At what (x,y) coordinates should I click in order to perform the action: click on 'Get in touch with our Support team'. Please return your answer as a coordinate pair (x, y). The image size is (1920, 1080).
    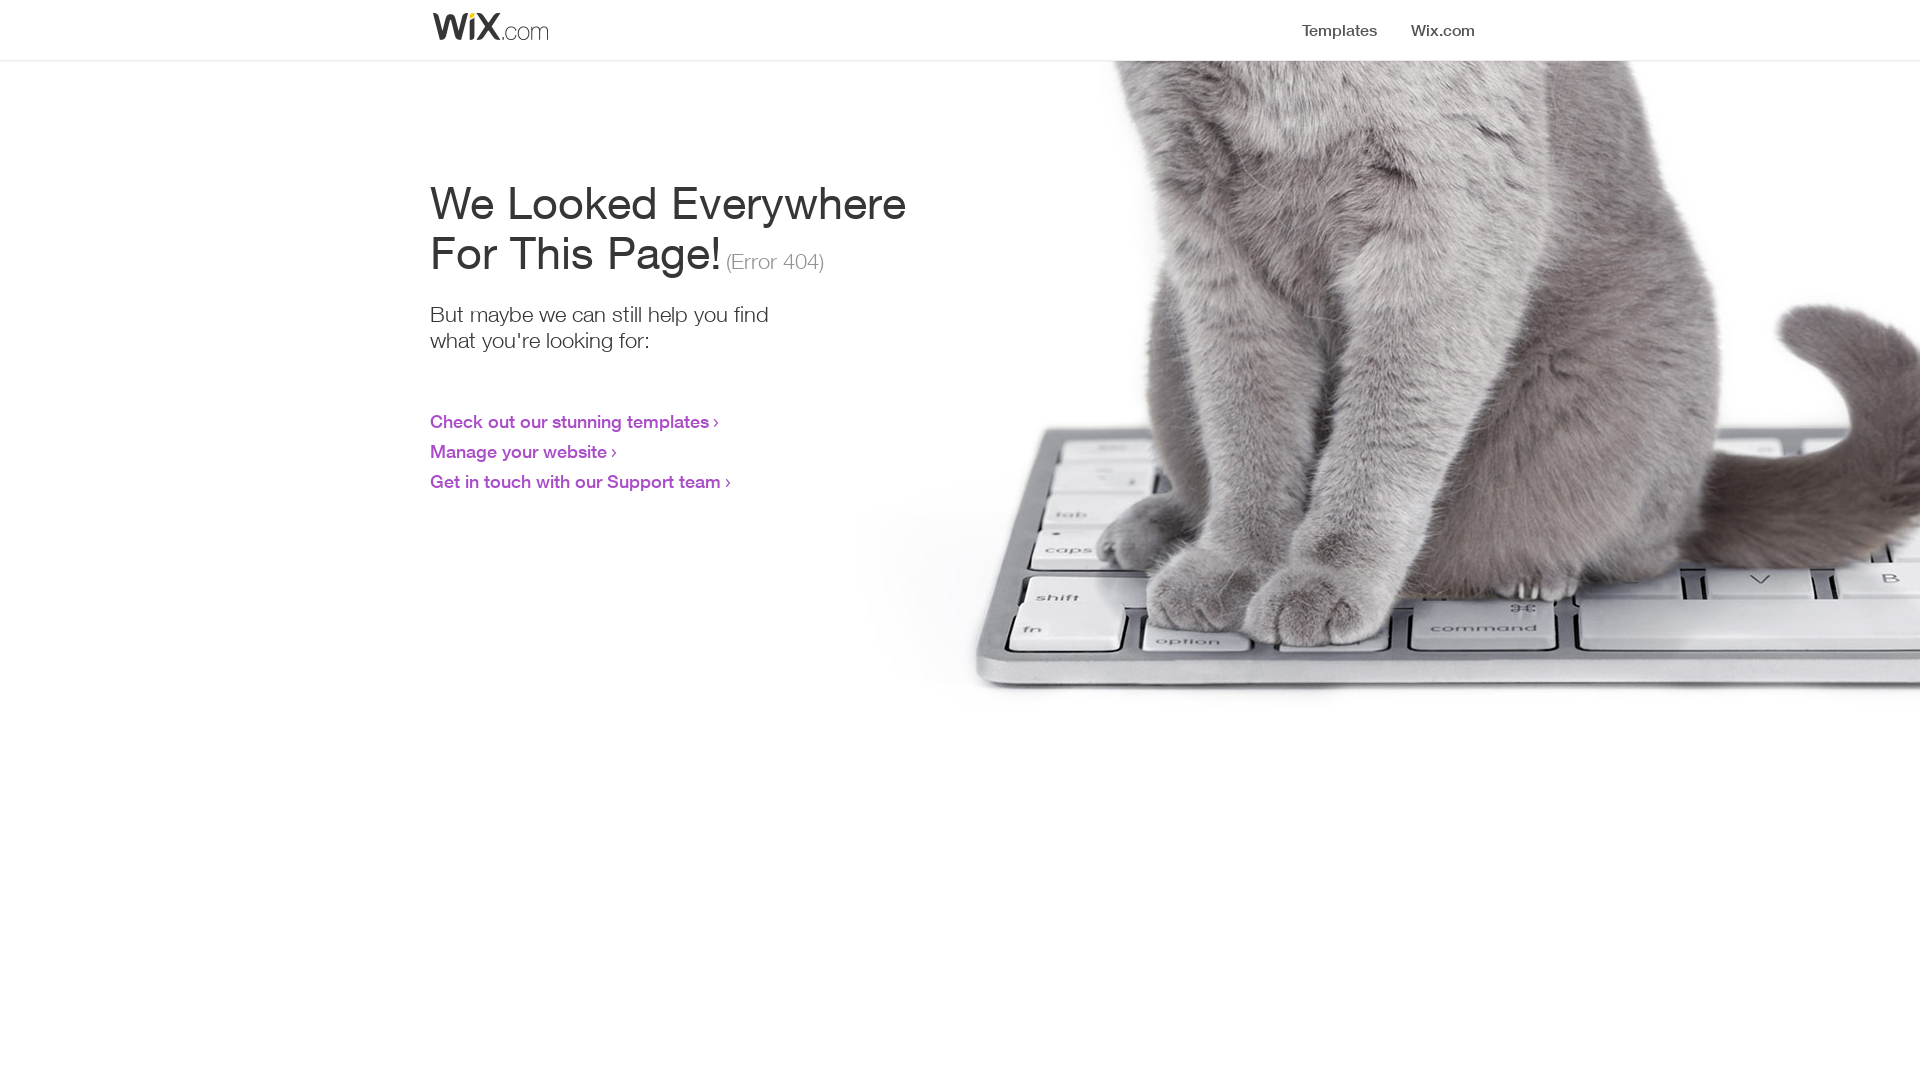
    Looking at the image, I should click on (574, 481).